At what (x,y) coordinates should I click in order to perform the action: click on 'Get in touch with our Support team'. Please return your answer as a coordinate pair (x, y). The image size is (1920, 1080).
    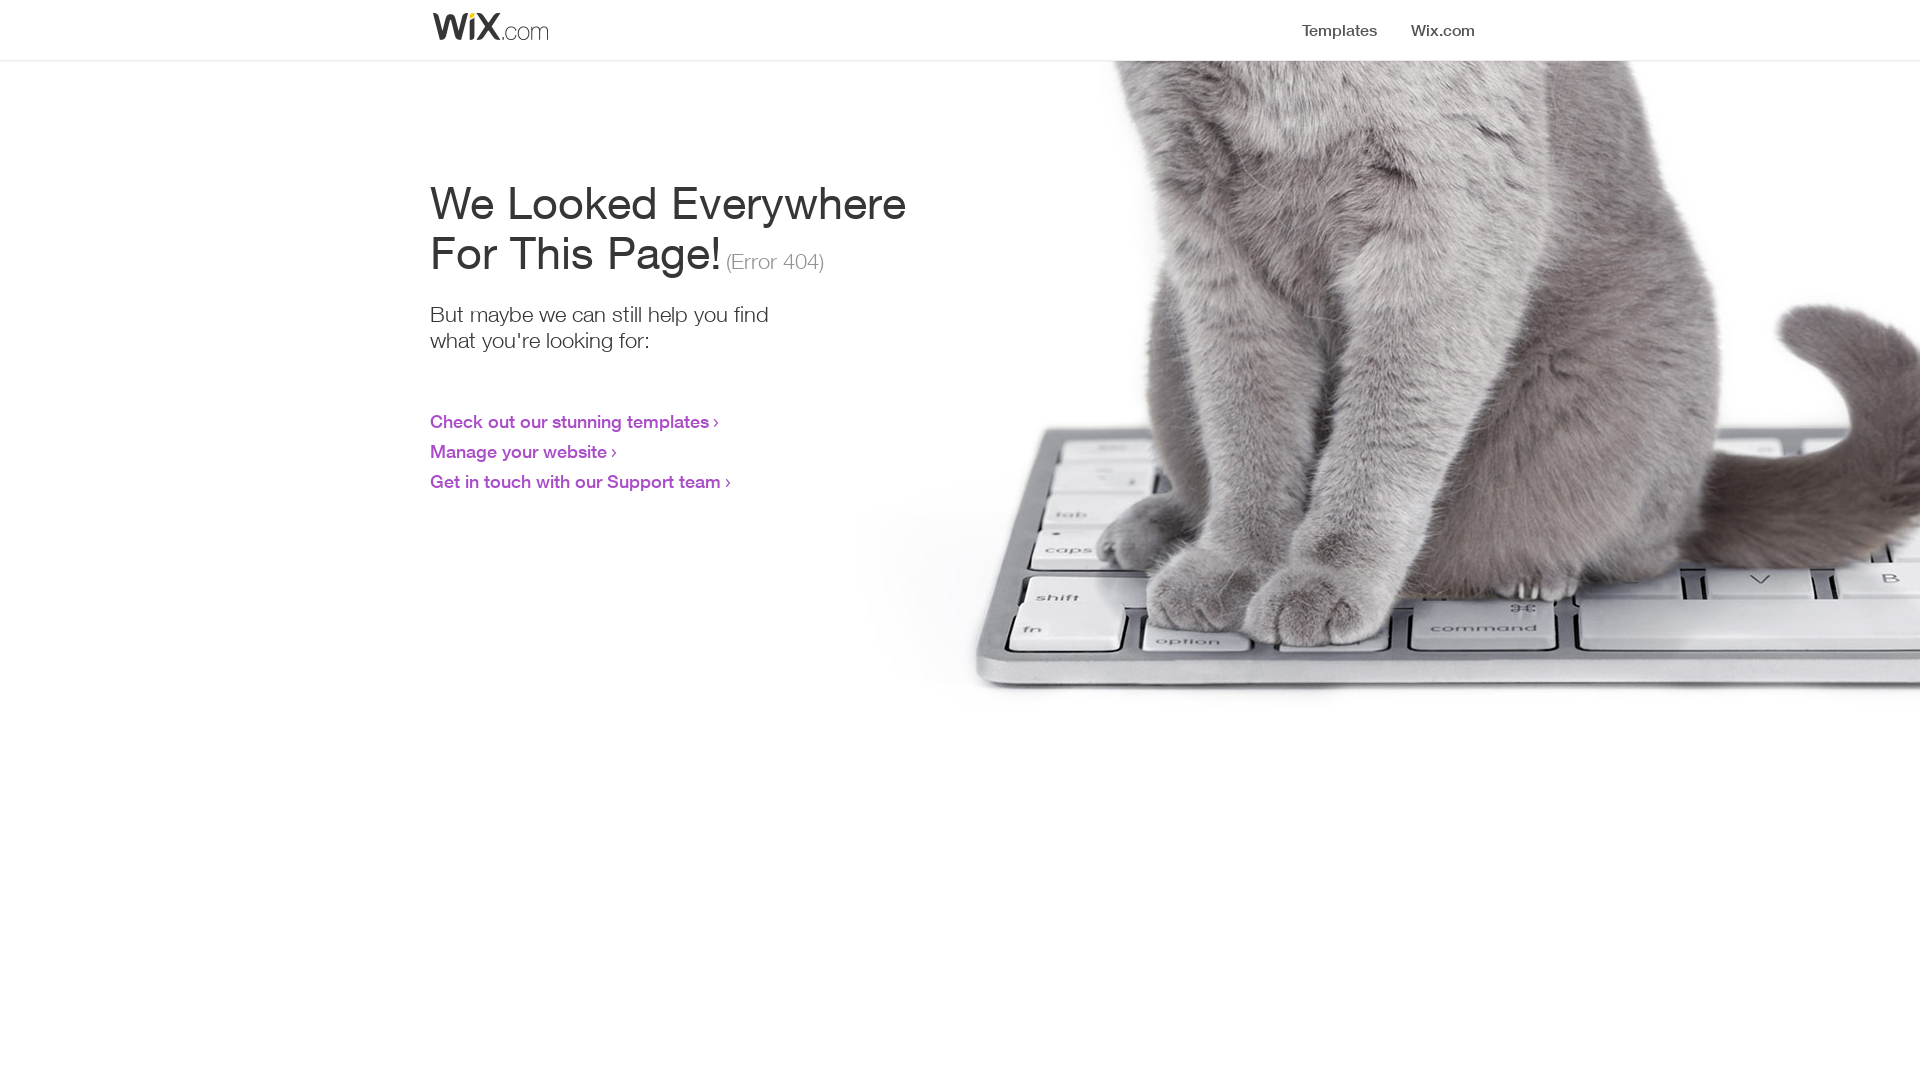
    Looking at the image, I should click on (574, 481).